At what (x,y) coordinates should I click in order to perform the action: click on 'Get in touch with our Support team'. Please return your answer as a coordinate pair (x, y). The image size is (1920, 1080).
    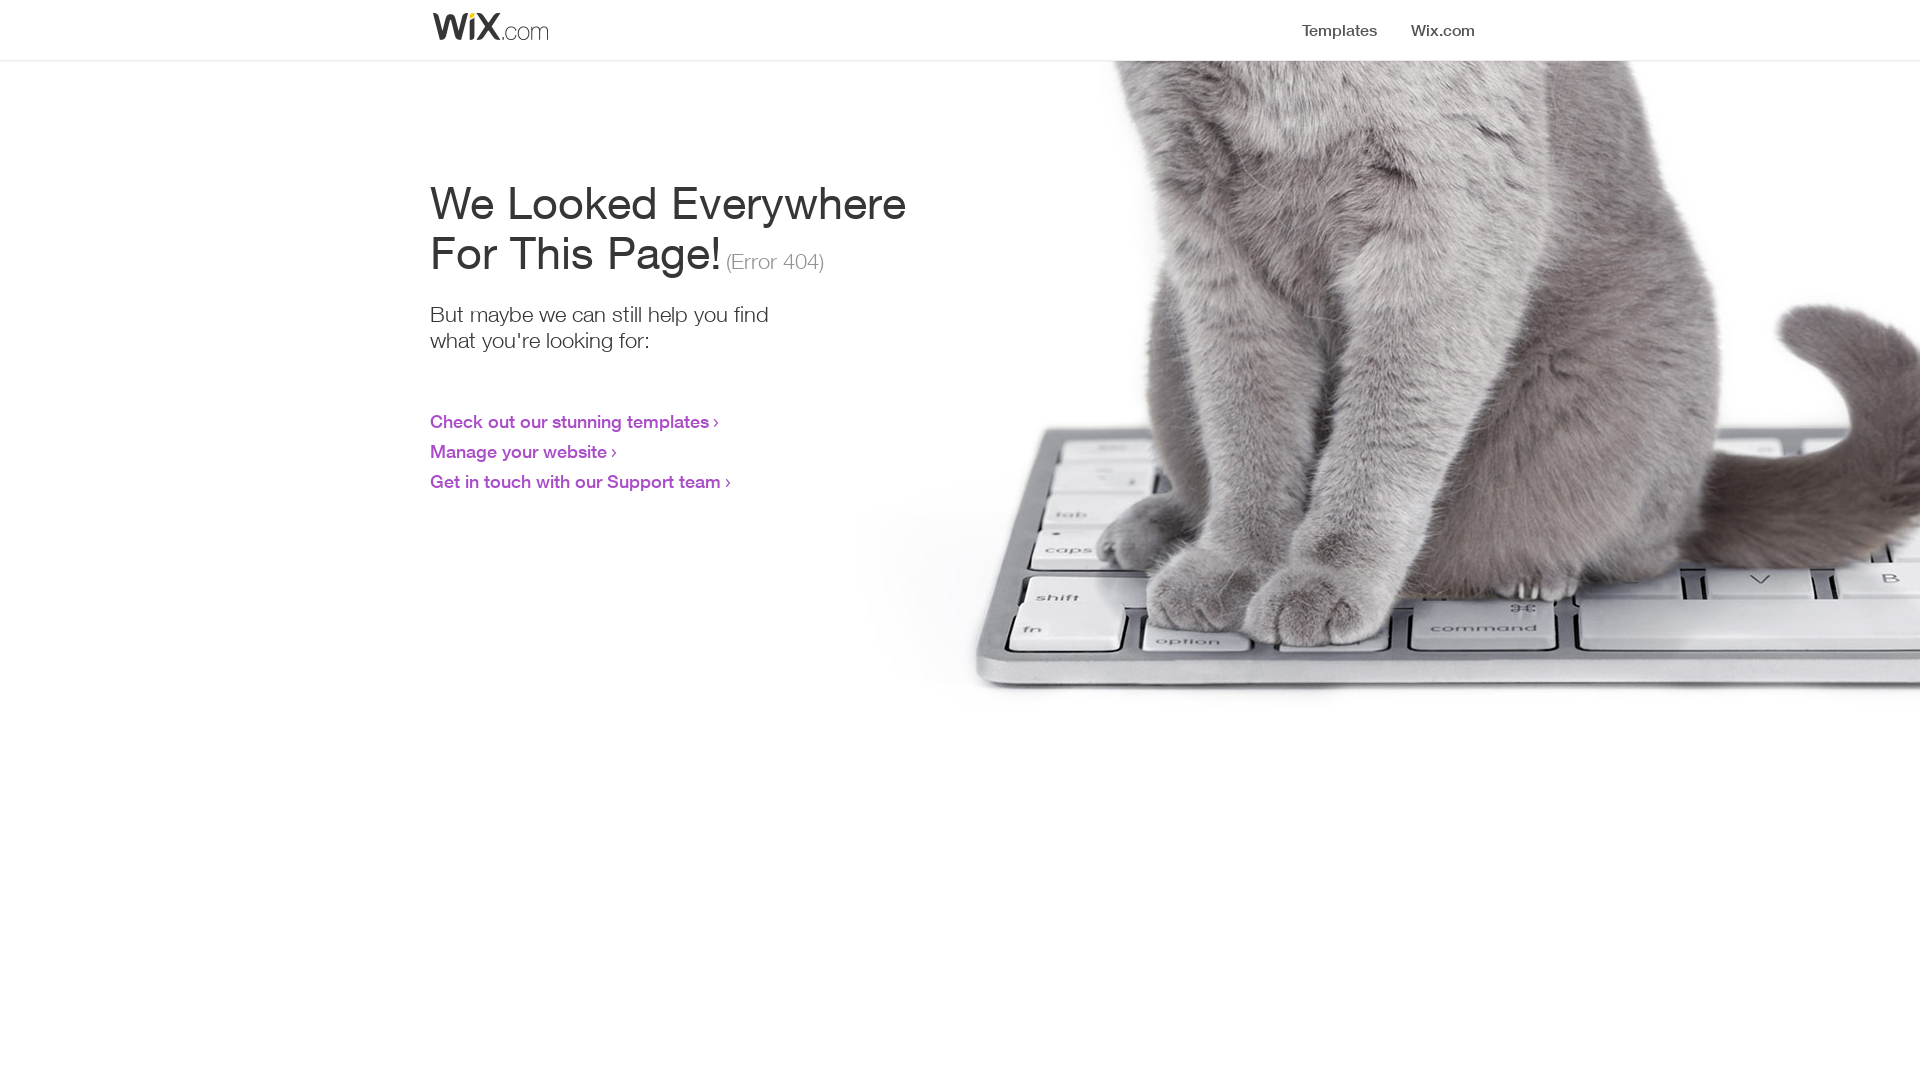
    Looking at the image, I should click on (574, 481).